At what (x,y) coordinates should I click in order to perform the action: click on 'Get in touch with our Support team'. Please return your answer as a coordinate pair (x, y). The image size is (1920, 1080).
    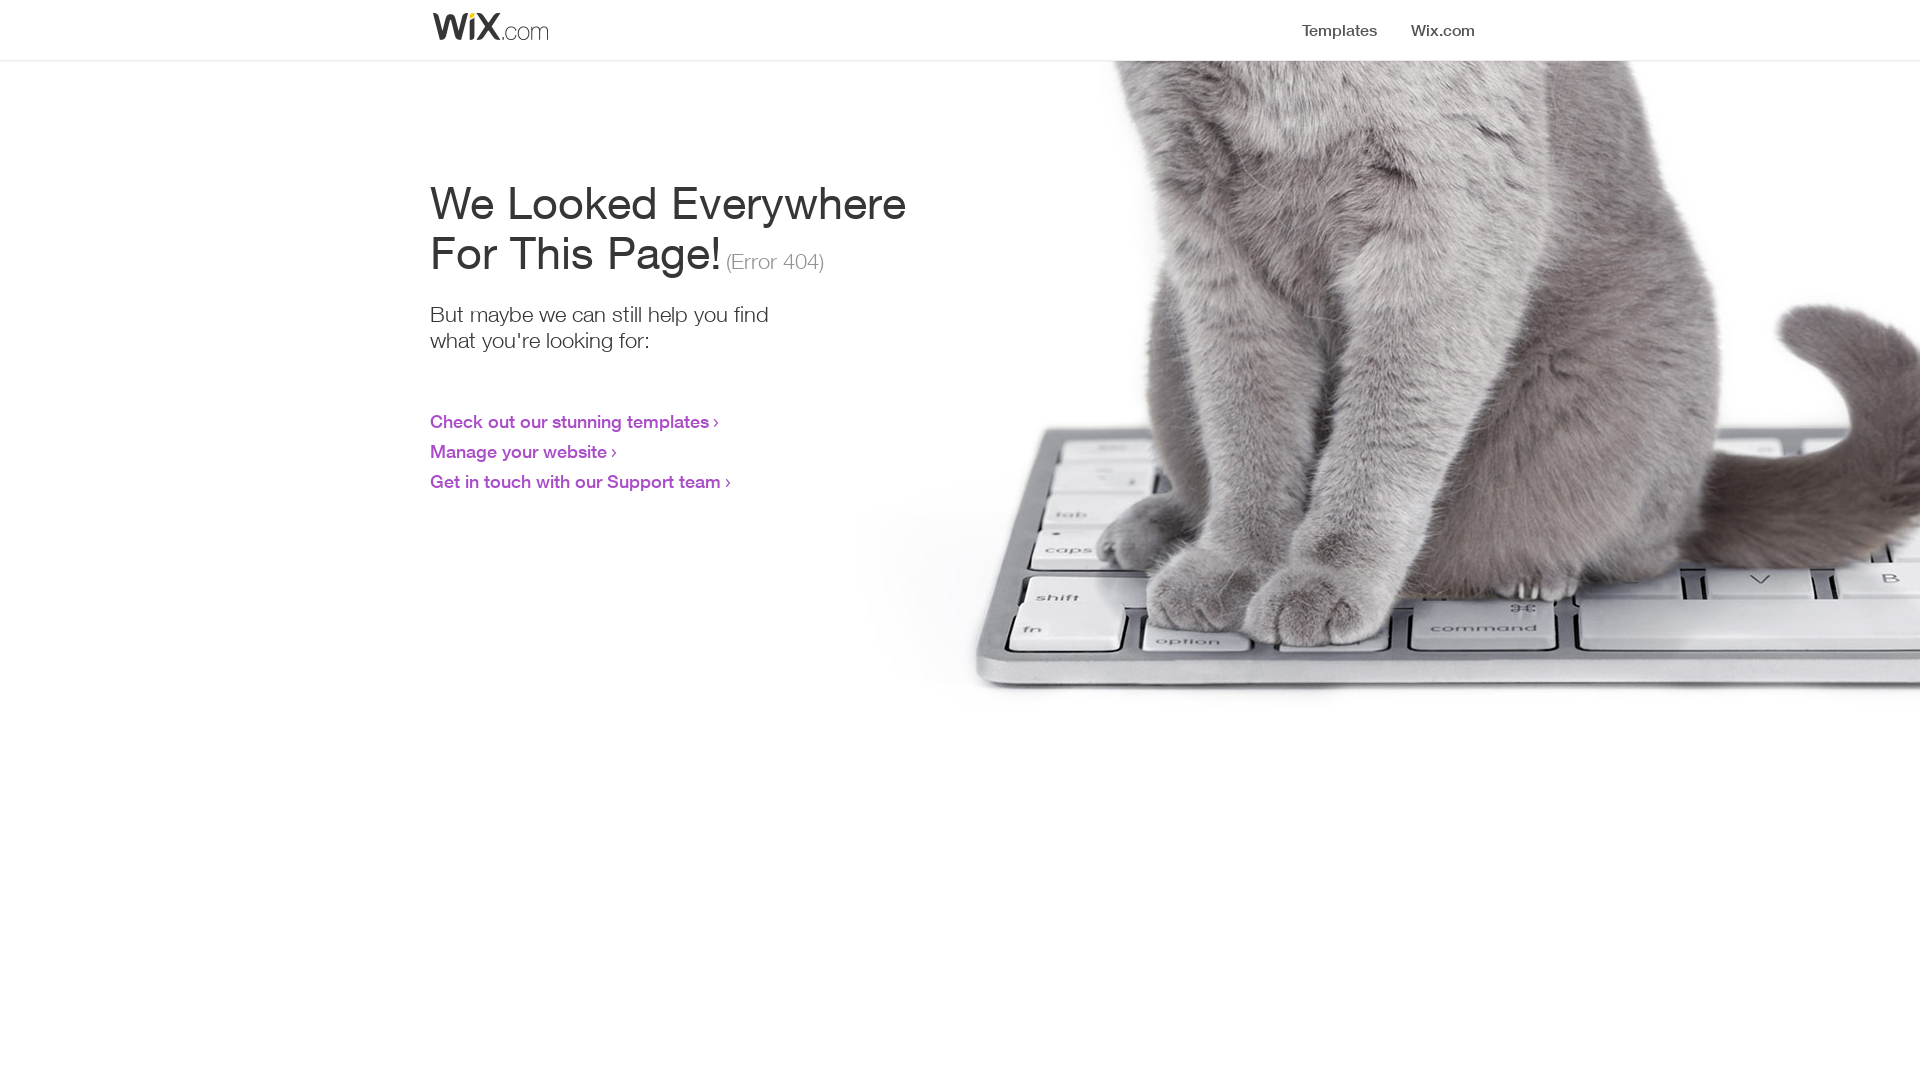
    Looking at the image, I should click on (574, 481).